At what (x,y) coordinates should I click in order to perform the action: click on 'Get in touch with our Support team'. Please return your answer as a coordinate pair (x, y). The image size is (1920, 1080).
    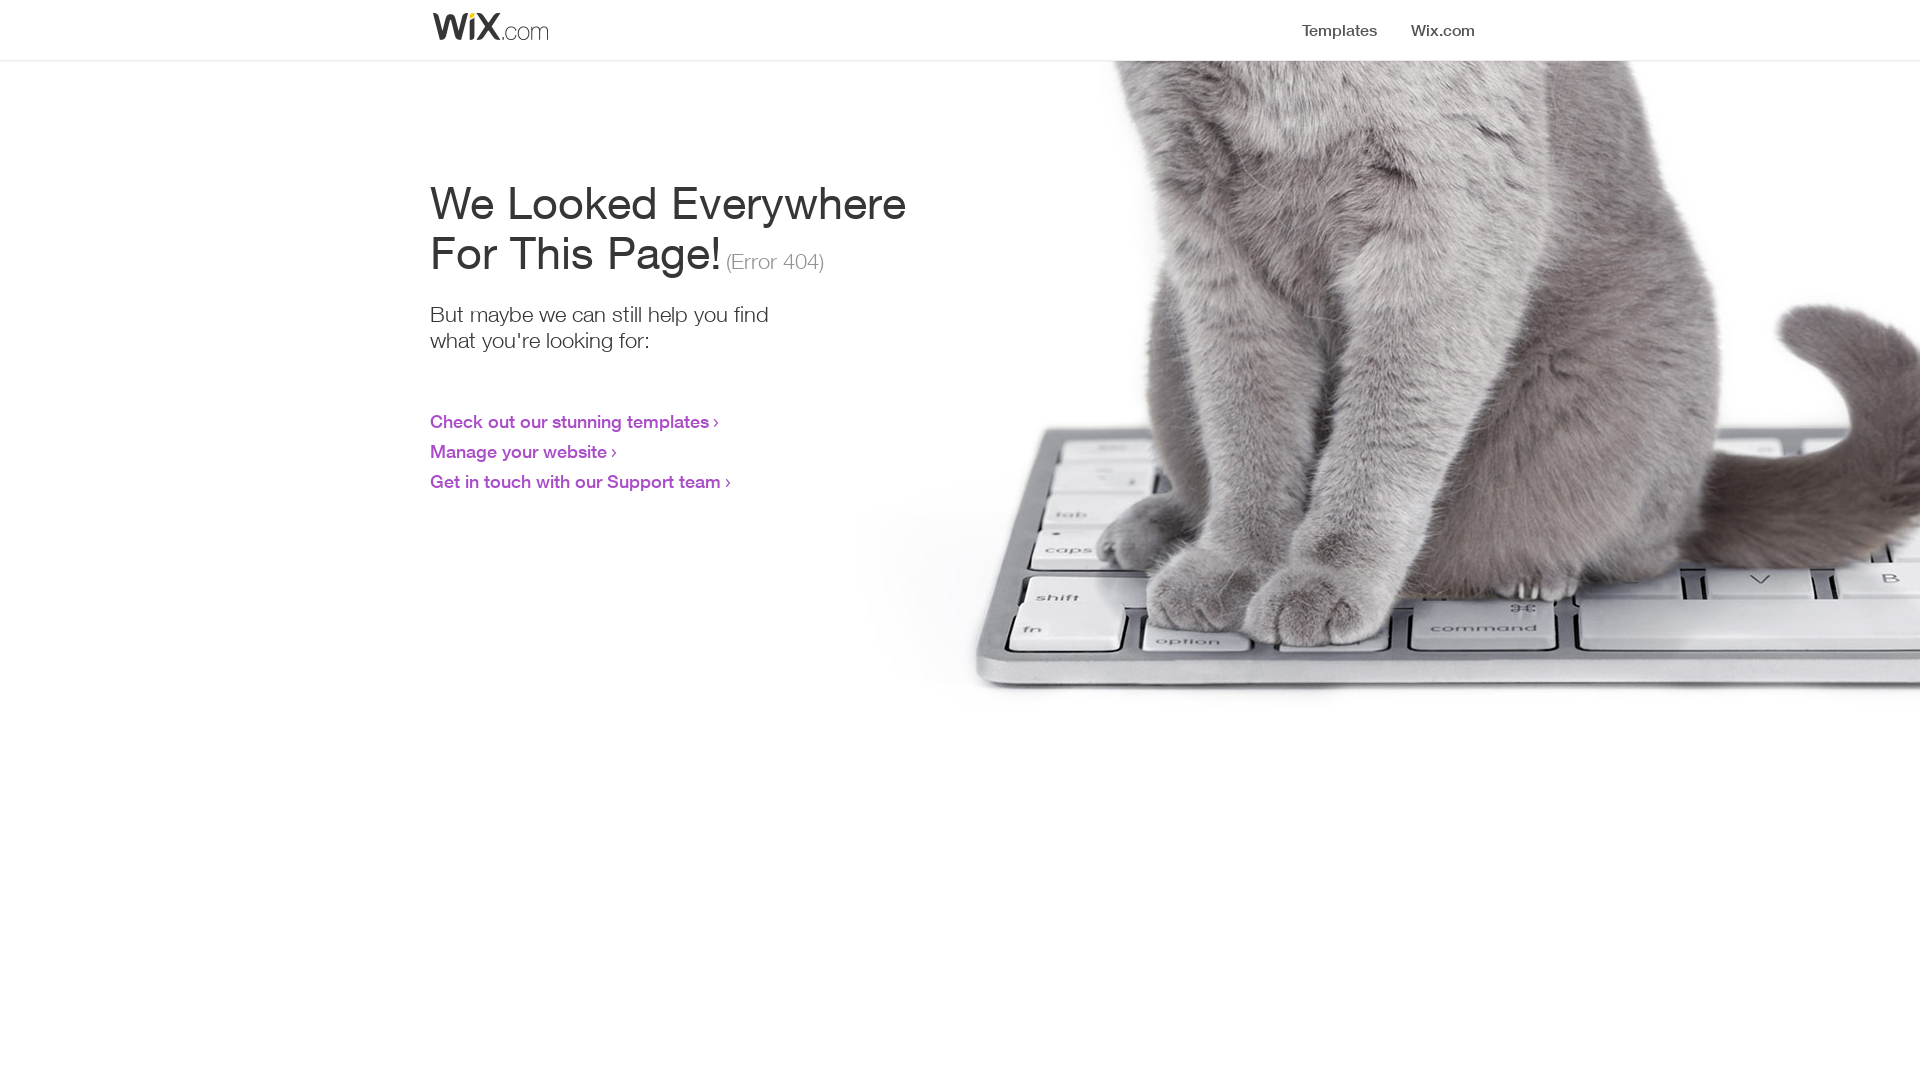
    Looking at the image, I should click on (574, 481).